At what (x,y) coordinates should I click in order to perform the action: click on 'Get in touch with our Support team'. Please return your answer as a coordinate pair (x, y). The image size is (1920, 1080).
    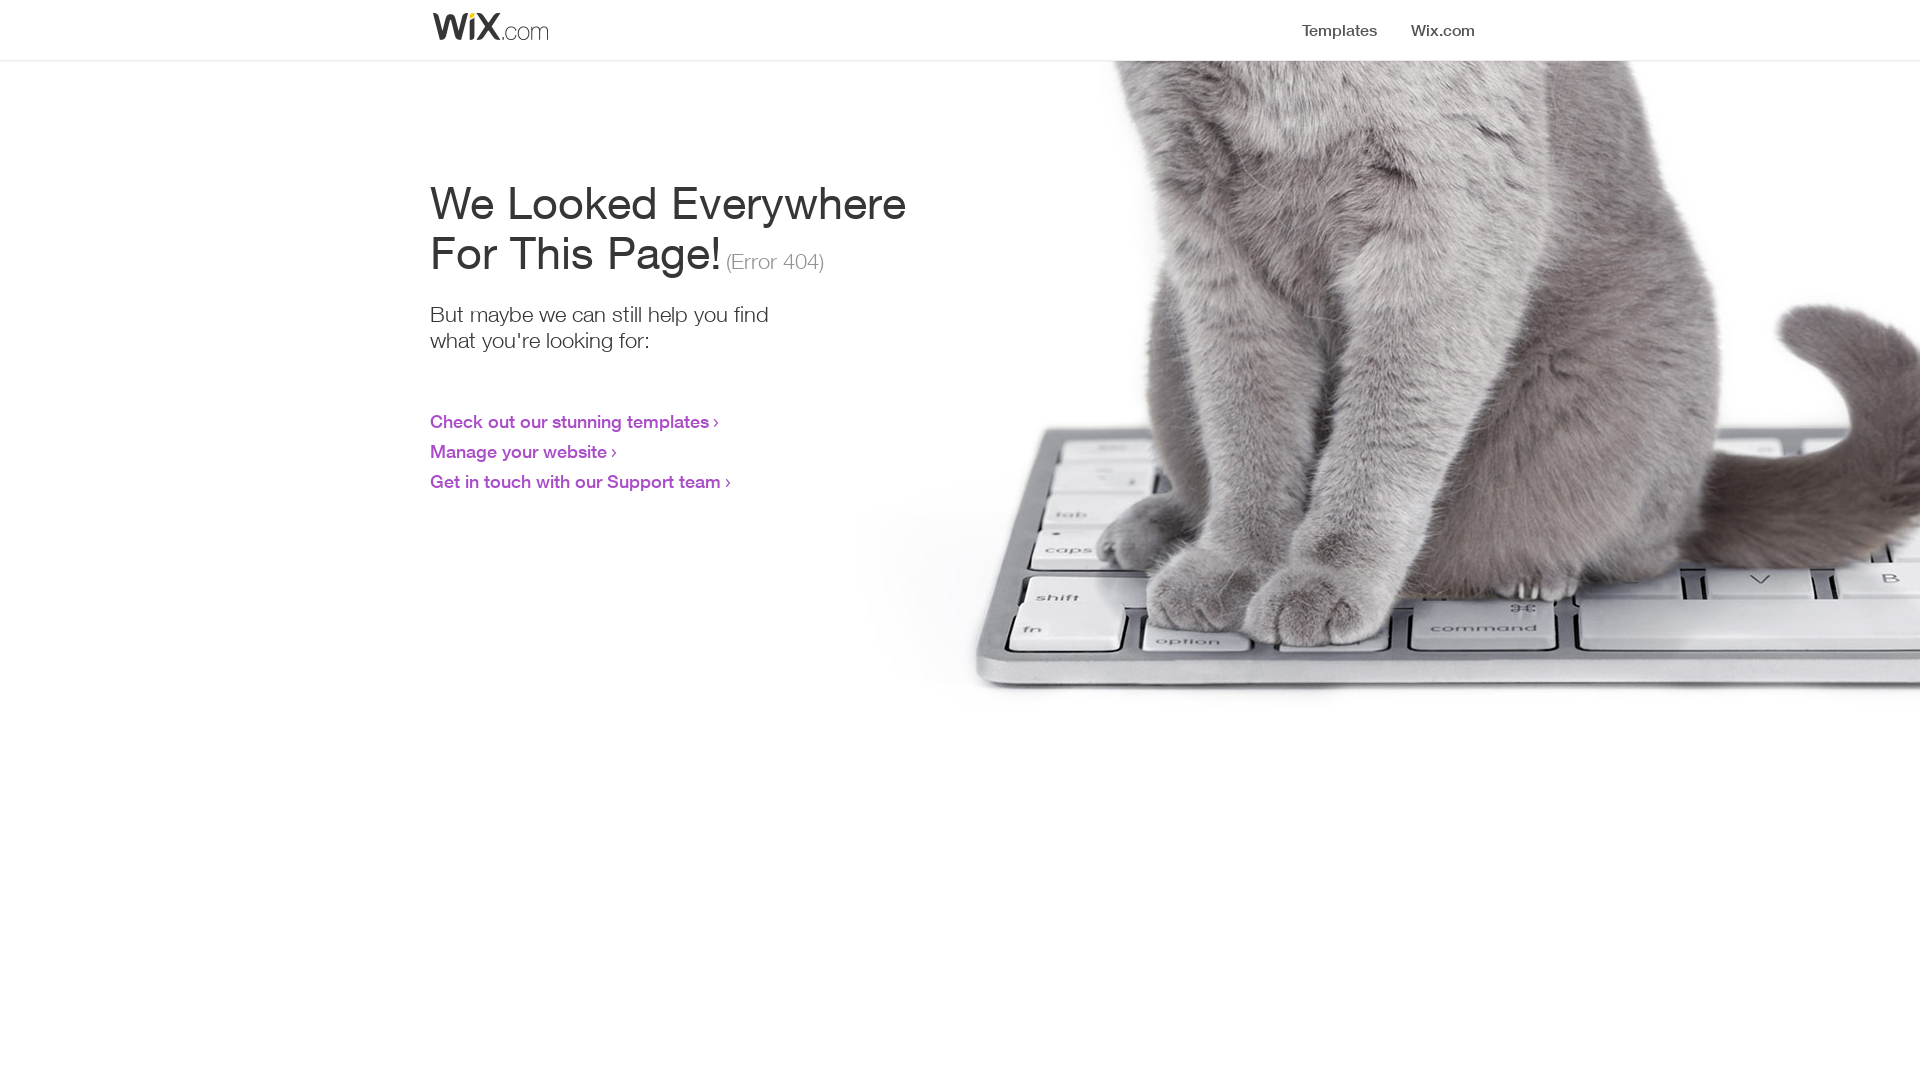
    Looking at the image, I should click on (574, 481).